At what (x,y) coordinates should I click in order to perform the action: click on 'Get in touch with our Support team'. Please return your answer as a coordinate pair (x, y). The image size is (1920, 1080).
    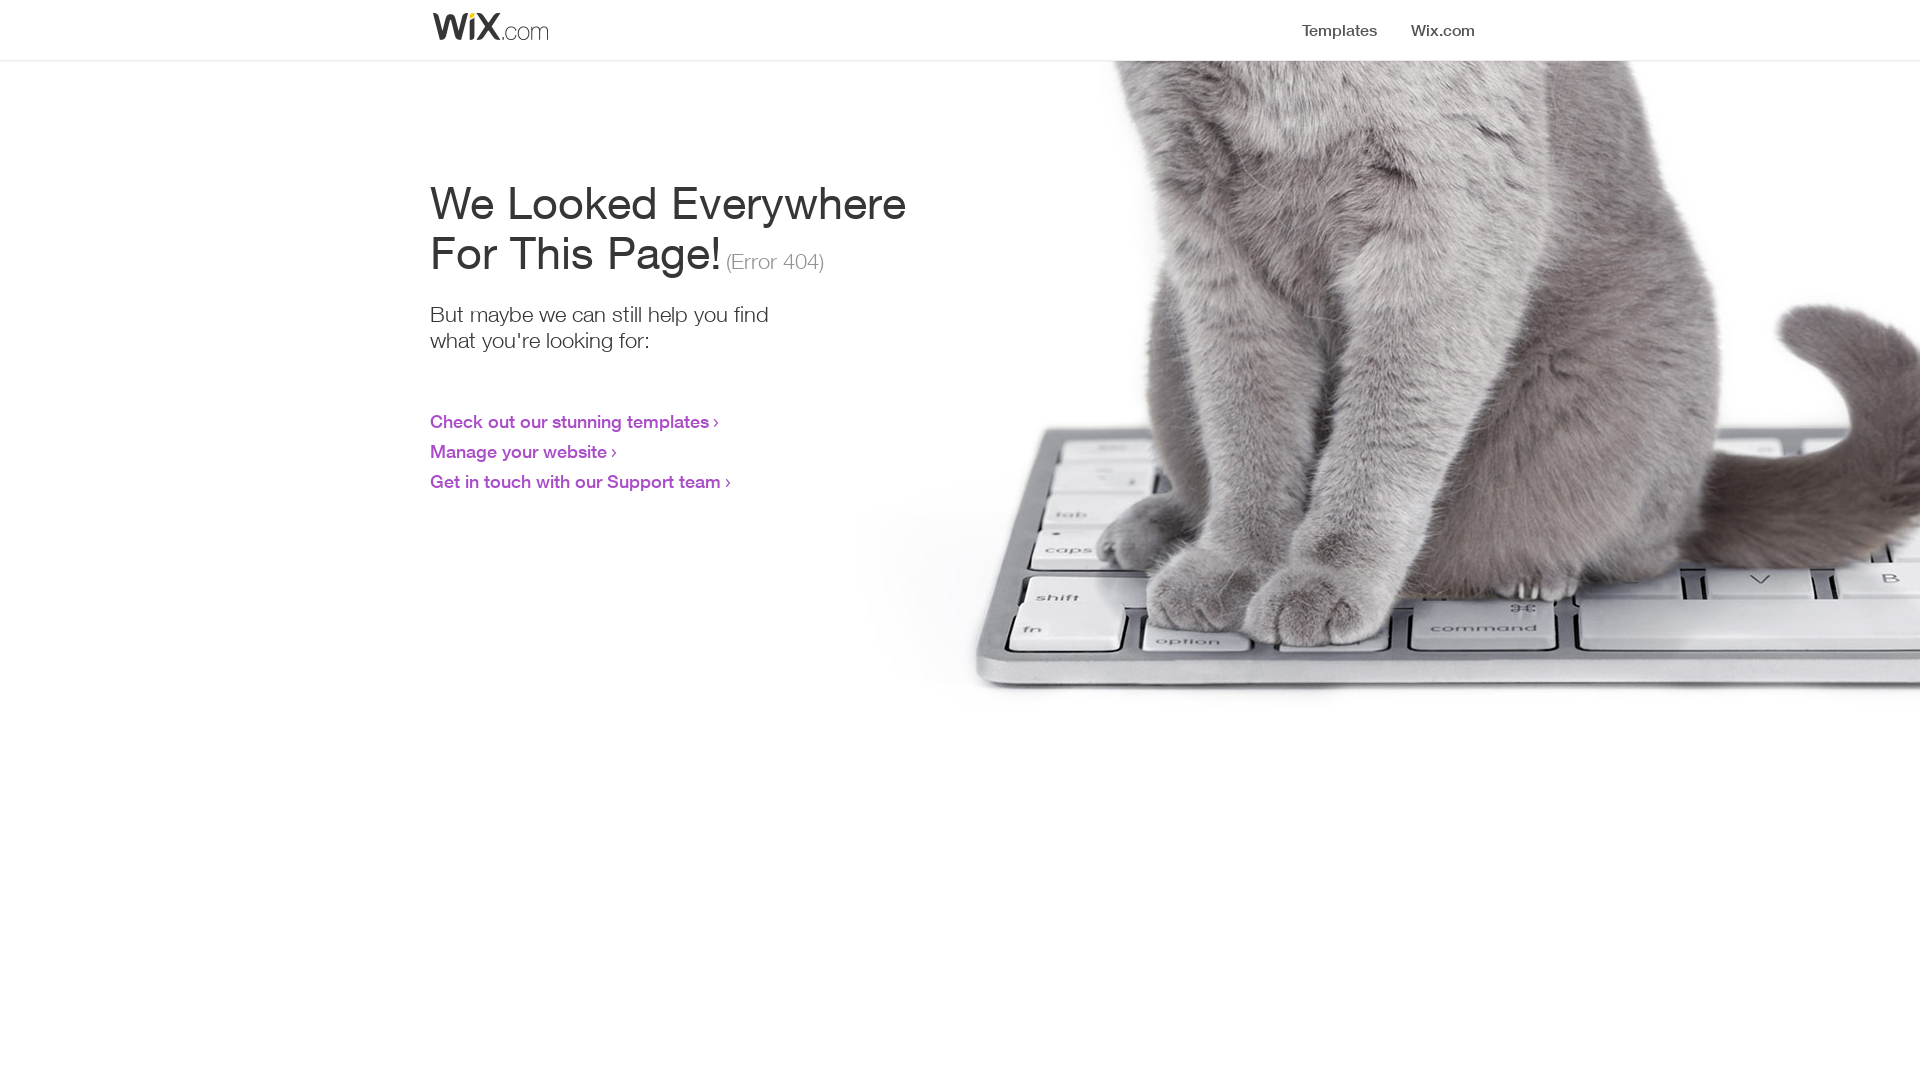
    Looking at the image, I should click on (574, 481).